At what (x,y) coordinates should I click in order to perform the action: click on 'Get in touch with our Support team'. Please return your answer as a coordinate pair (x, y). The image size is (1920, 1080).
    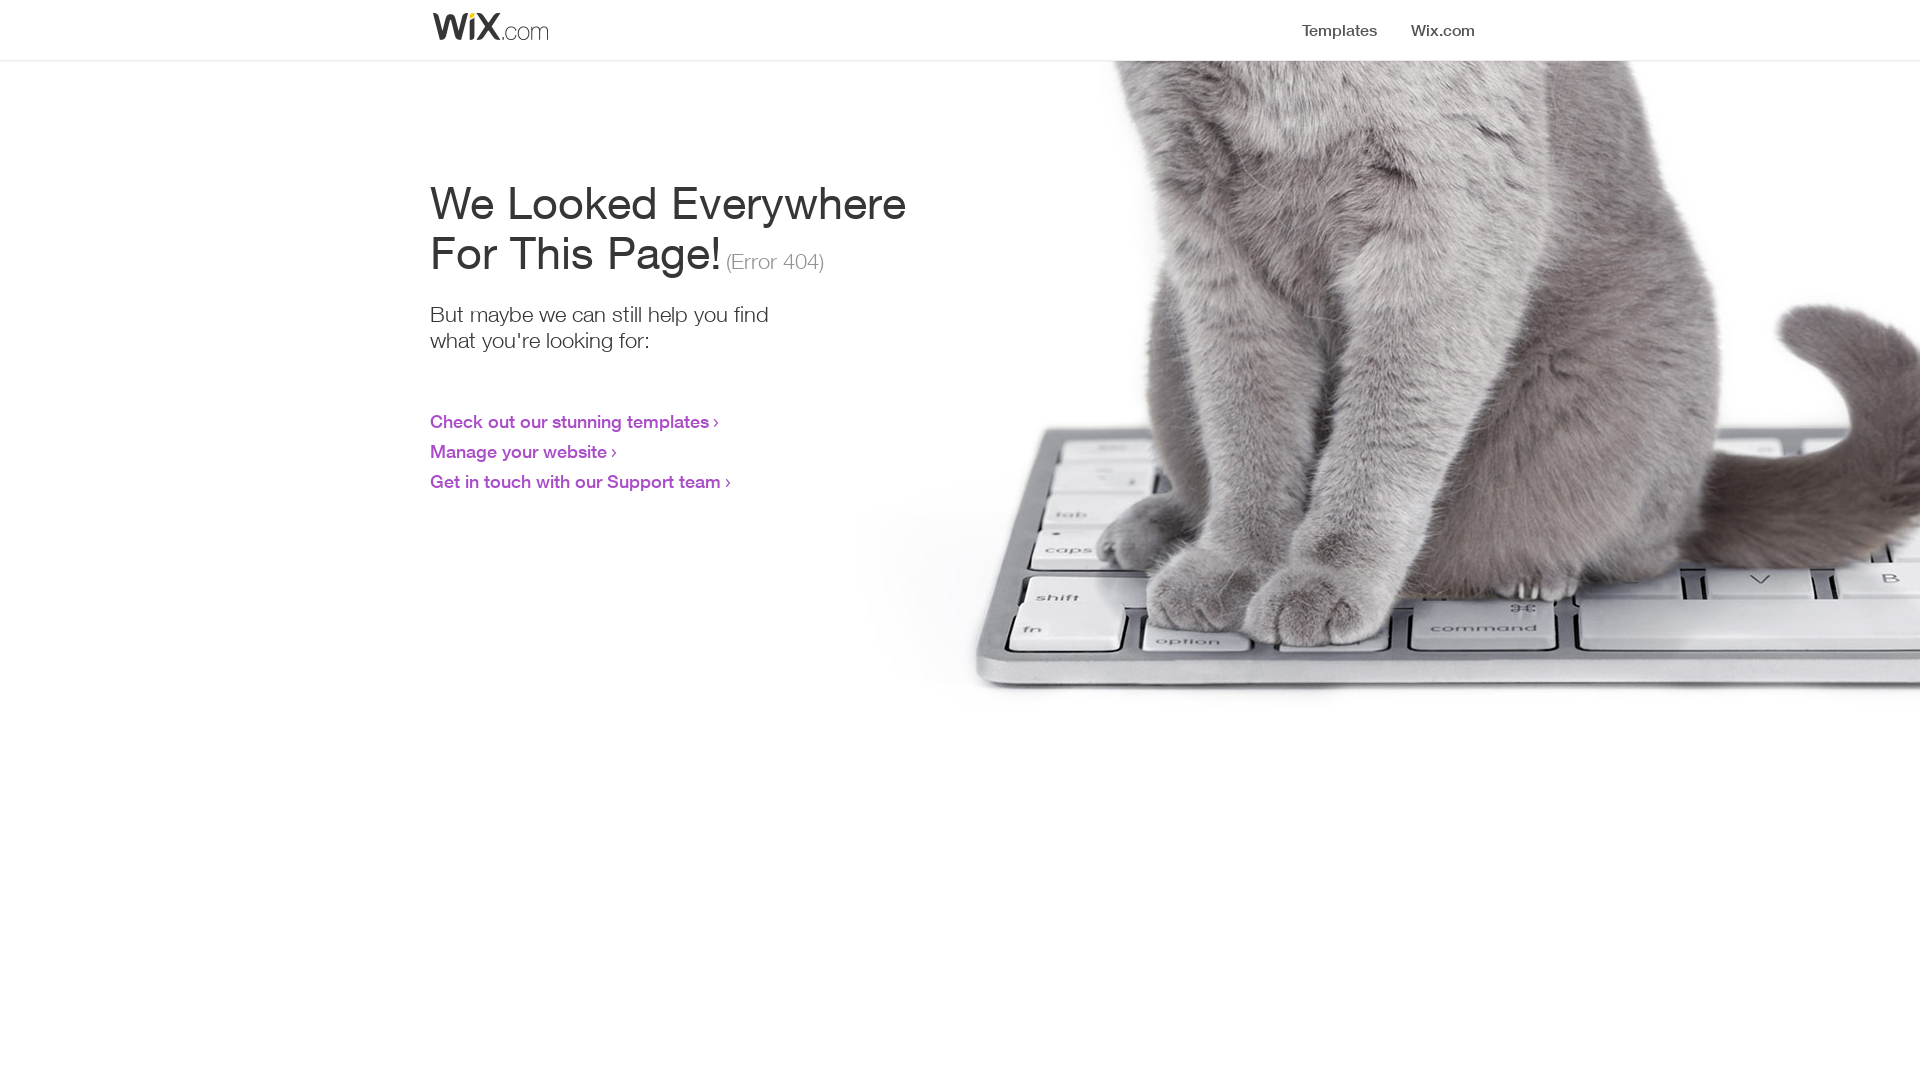
    Looking at the image, I should click on (574, 481).